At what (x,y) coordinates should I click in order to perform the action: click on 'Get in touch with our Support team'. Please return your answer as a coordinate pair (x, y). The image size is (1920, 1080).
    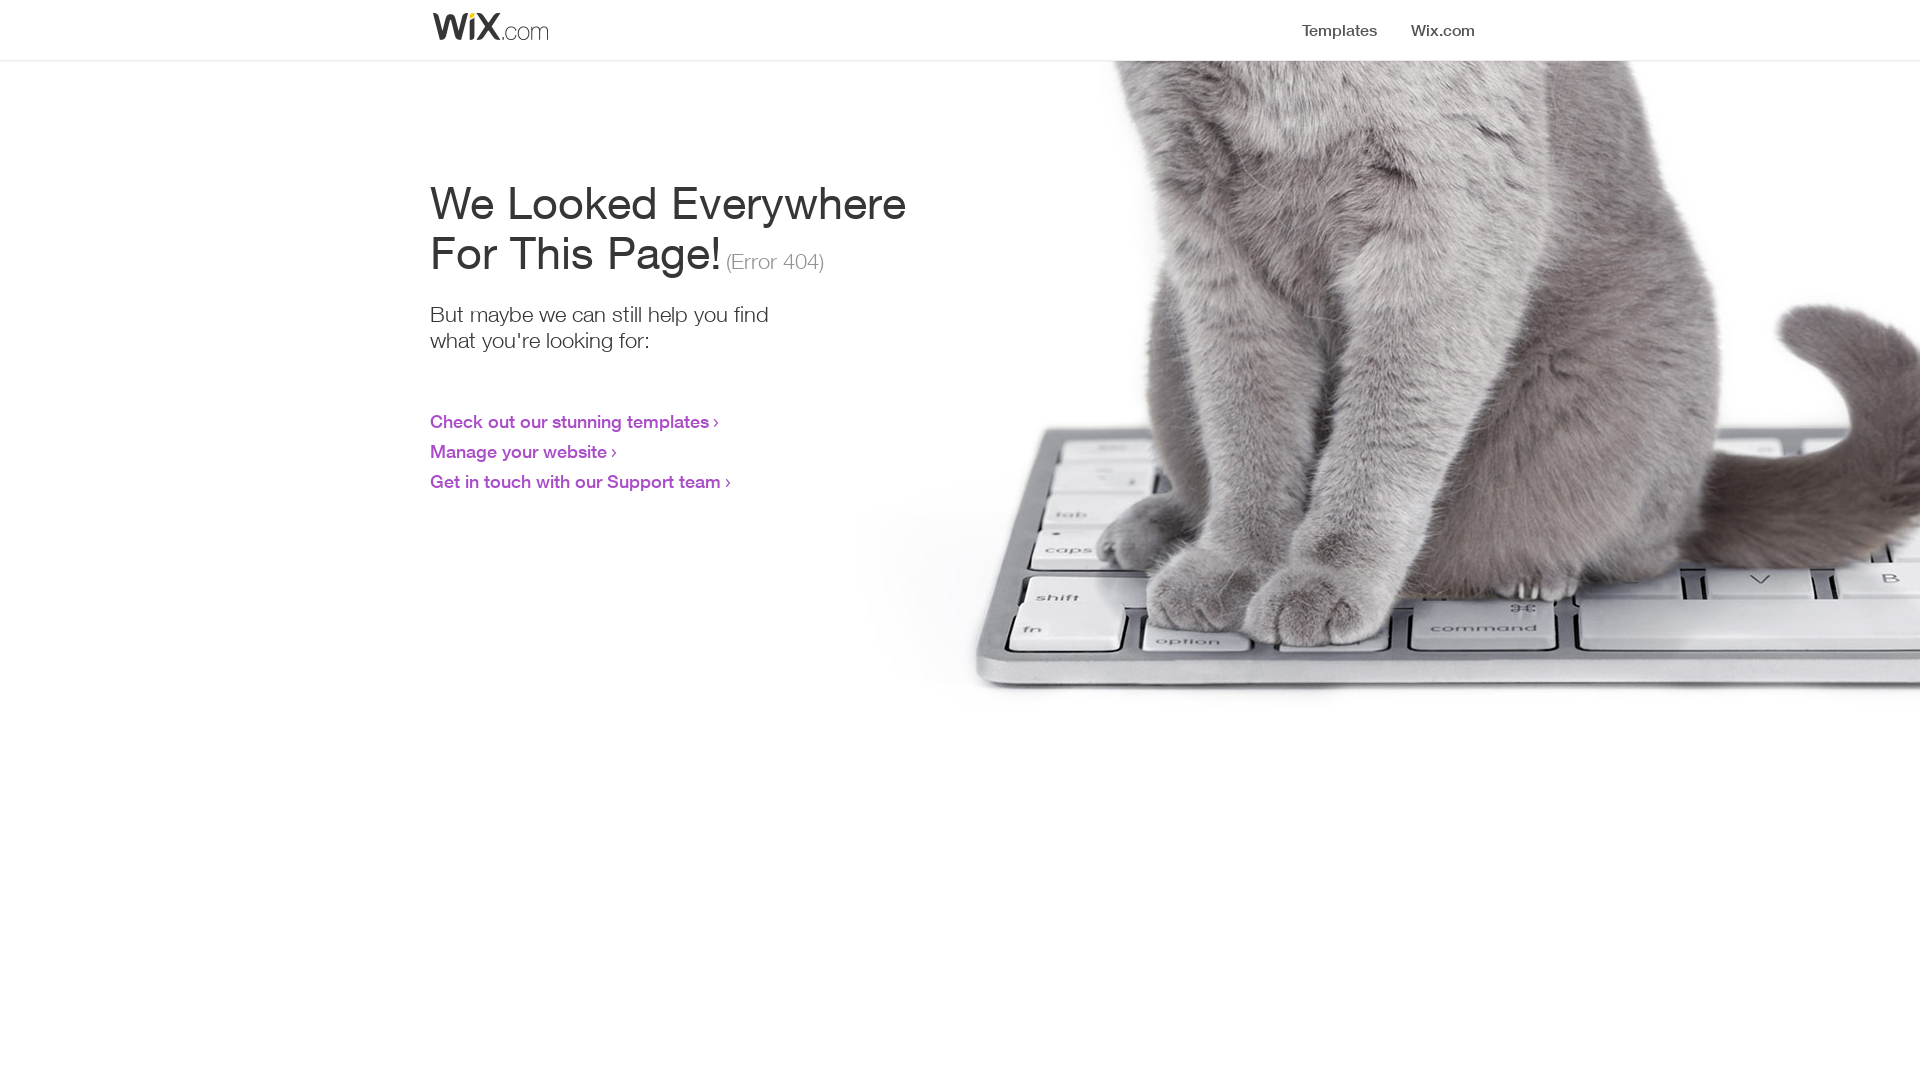
    Looking at the image, I should click on (574, 481).